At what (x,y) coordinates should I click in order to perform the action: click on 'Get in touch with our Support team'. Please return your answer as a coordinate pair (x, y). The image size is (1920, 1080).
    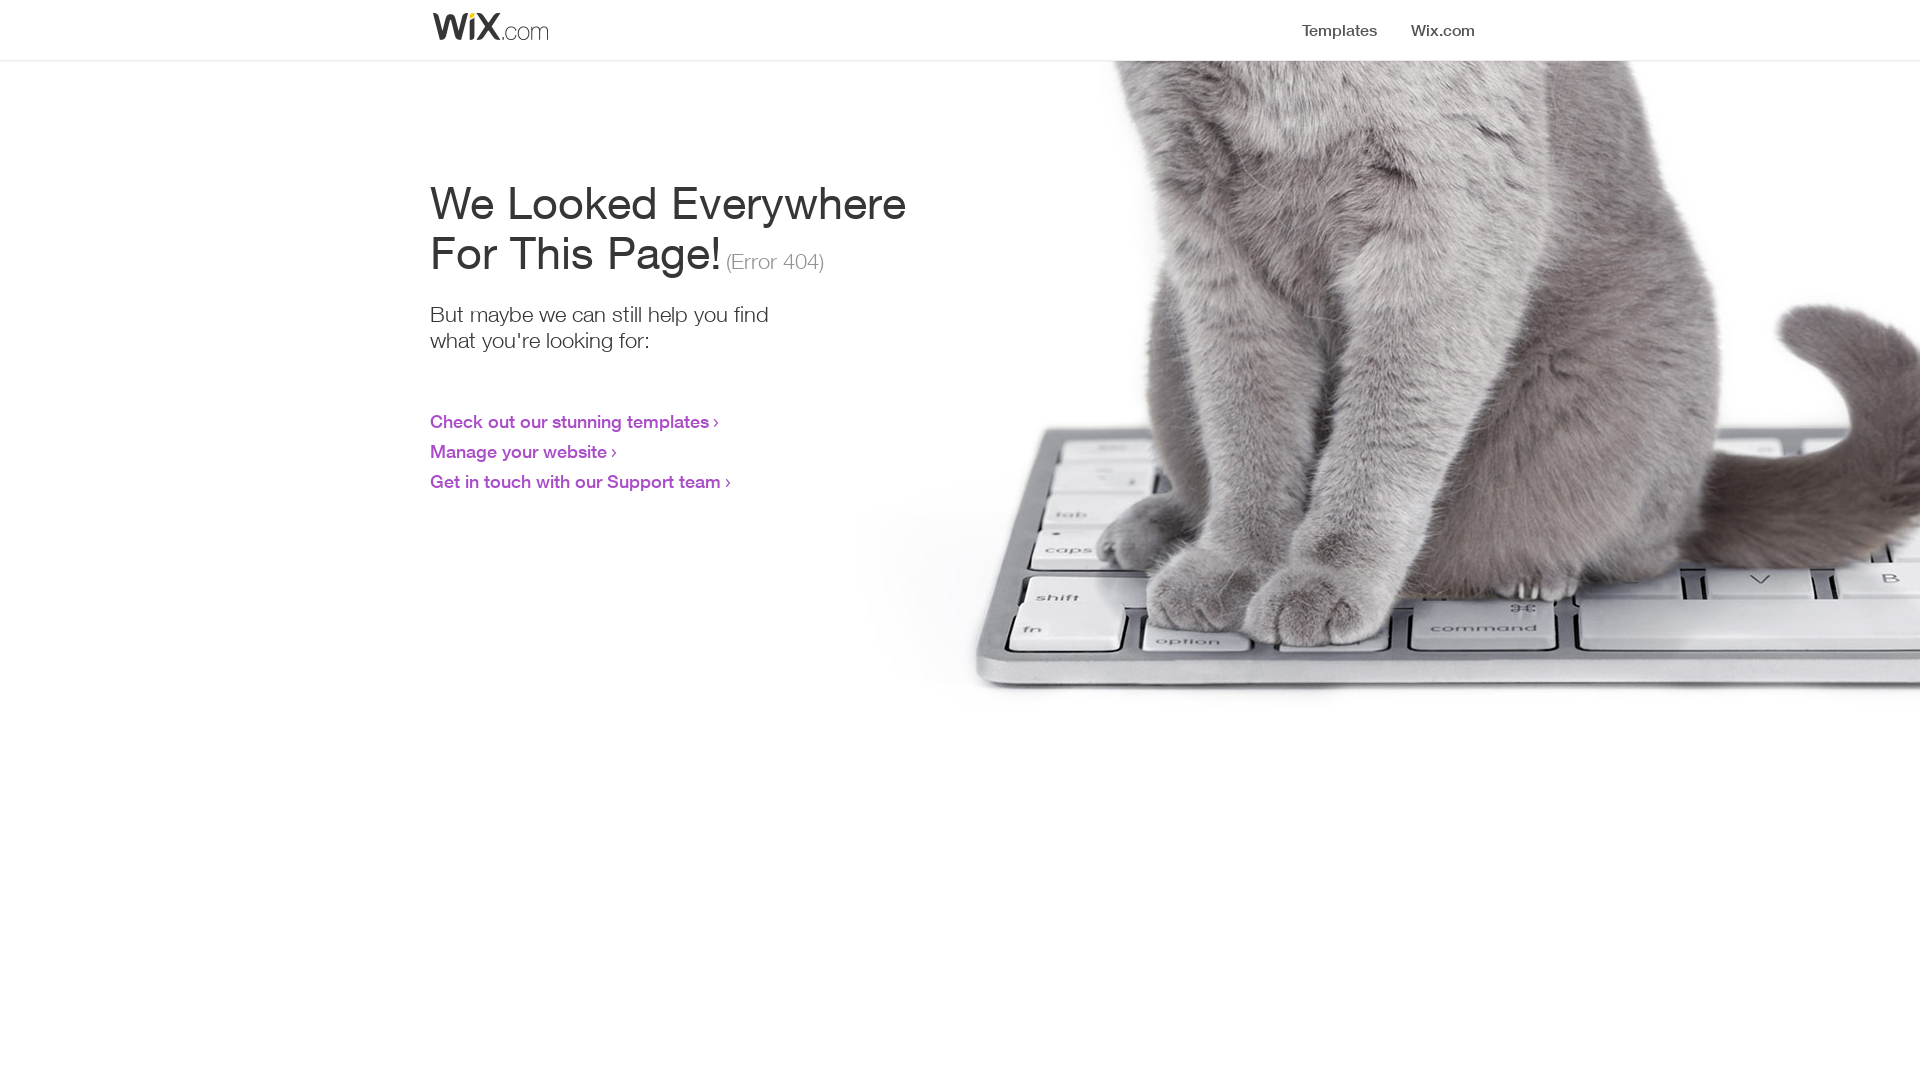
    Looking at the image, I should click on (574, 481).